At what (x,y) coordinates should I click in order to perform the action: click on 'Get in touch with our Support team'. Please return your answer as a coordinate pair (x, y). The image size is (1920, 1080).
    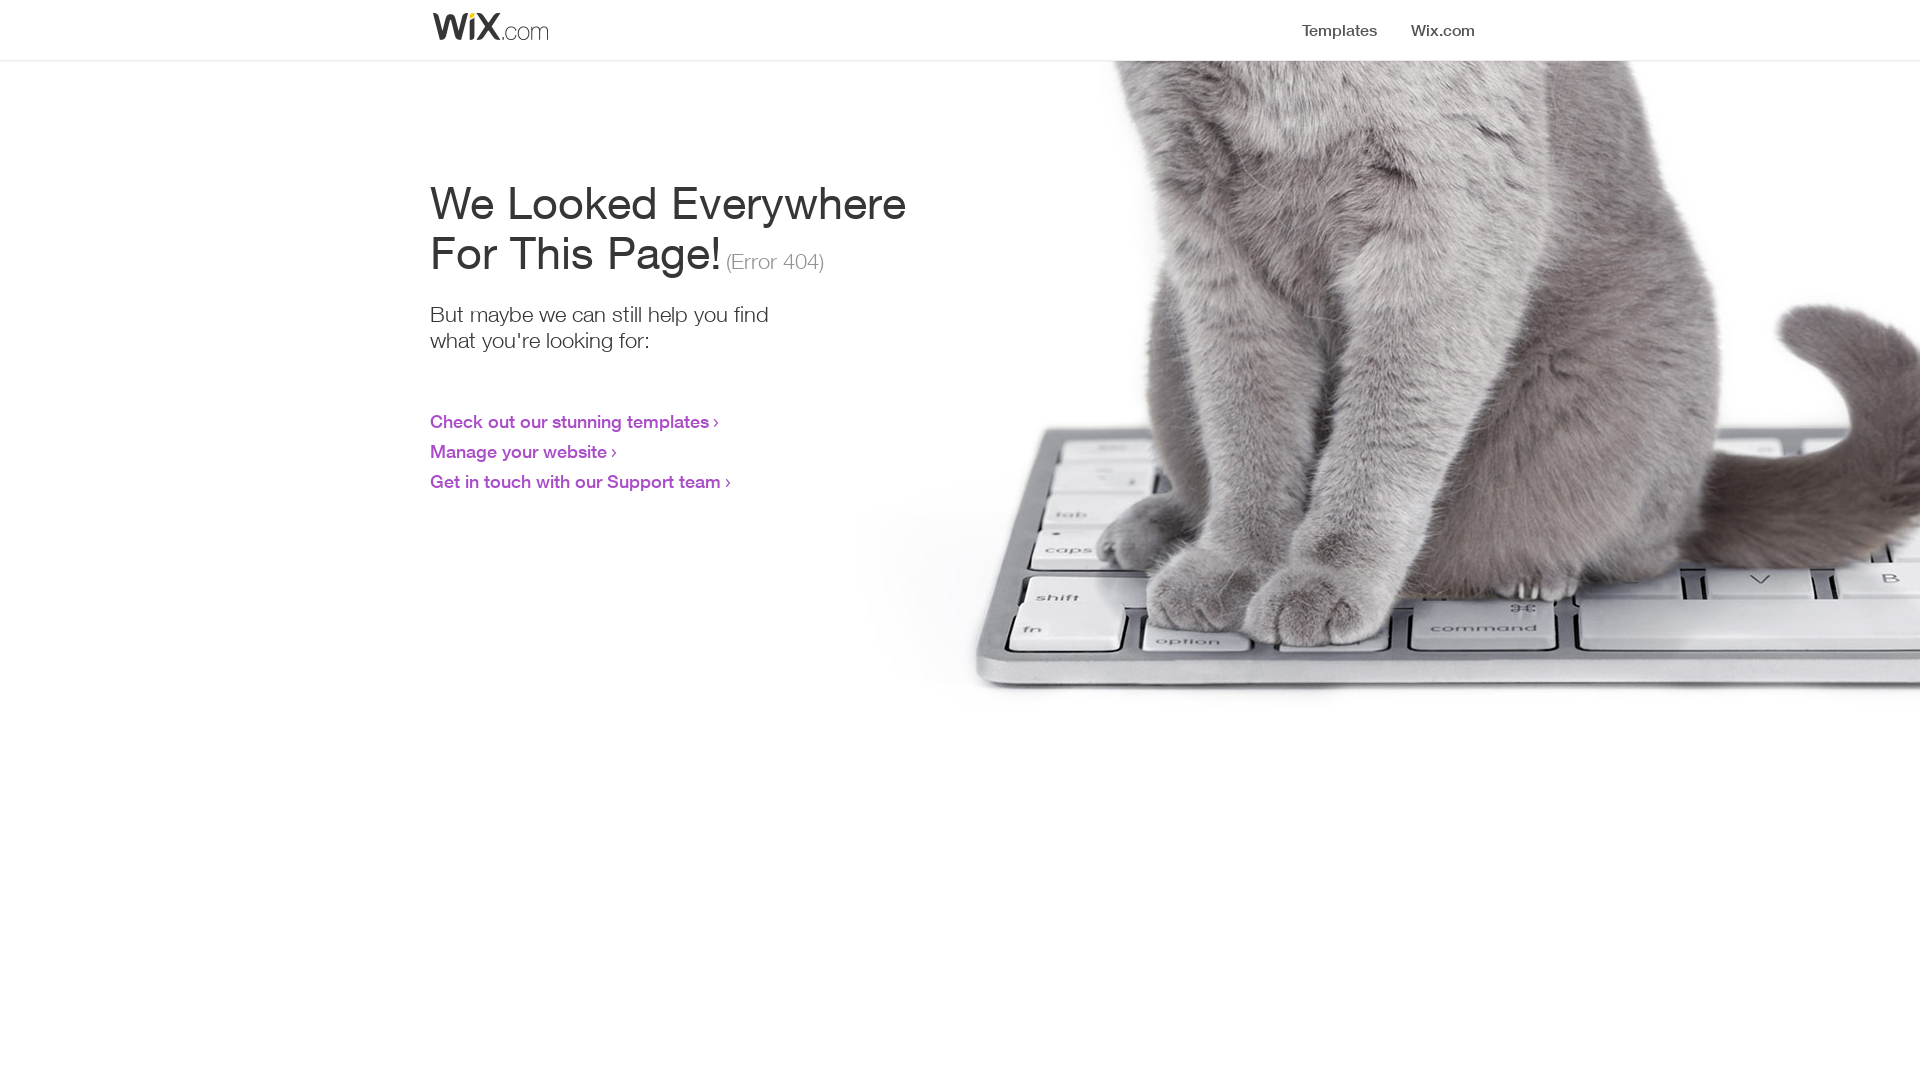
    Looking at the image, I should click on (574, 481).